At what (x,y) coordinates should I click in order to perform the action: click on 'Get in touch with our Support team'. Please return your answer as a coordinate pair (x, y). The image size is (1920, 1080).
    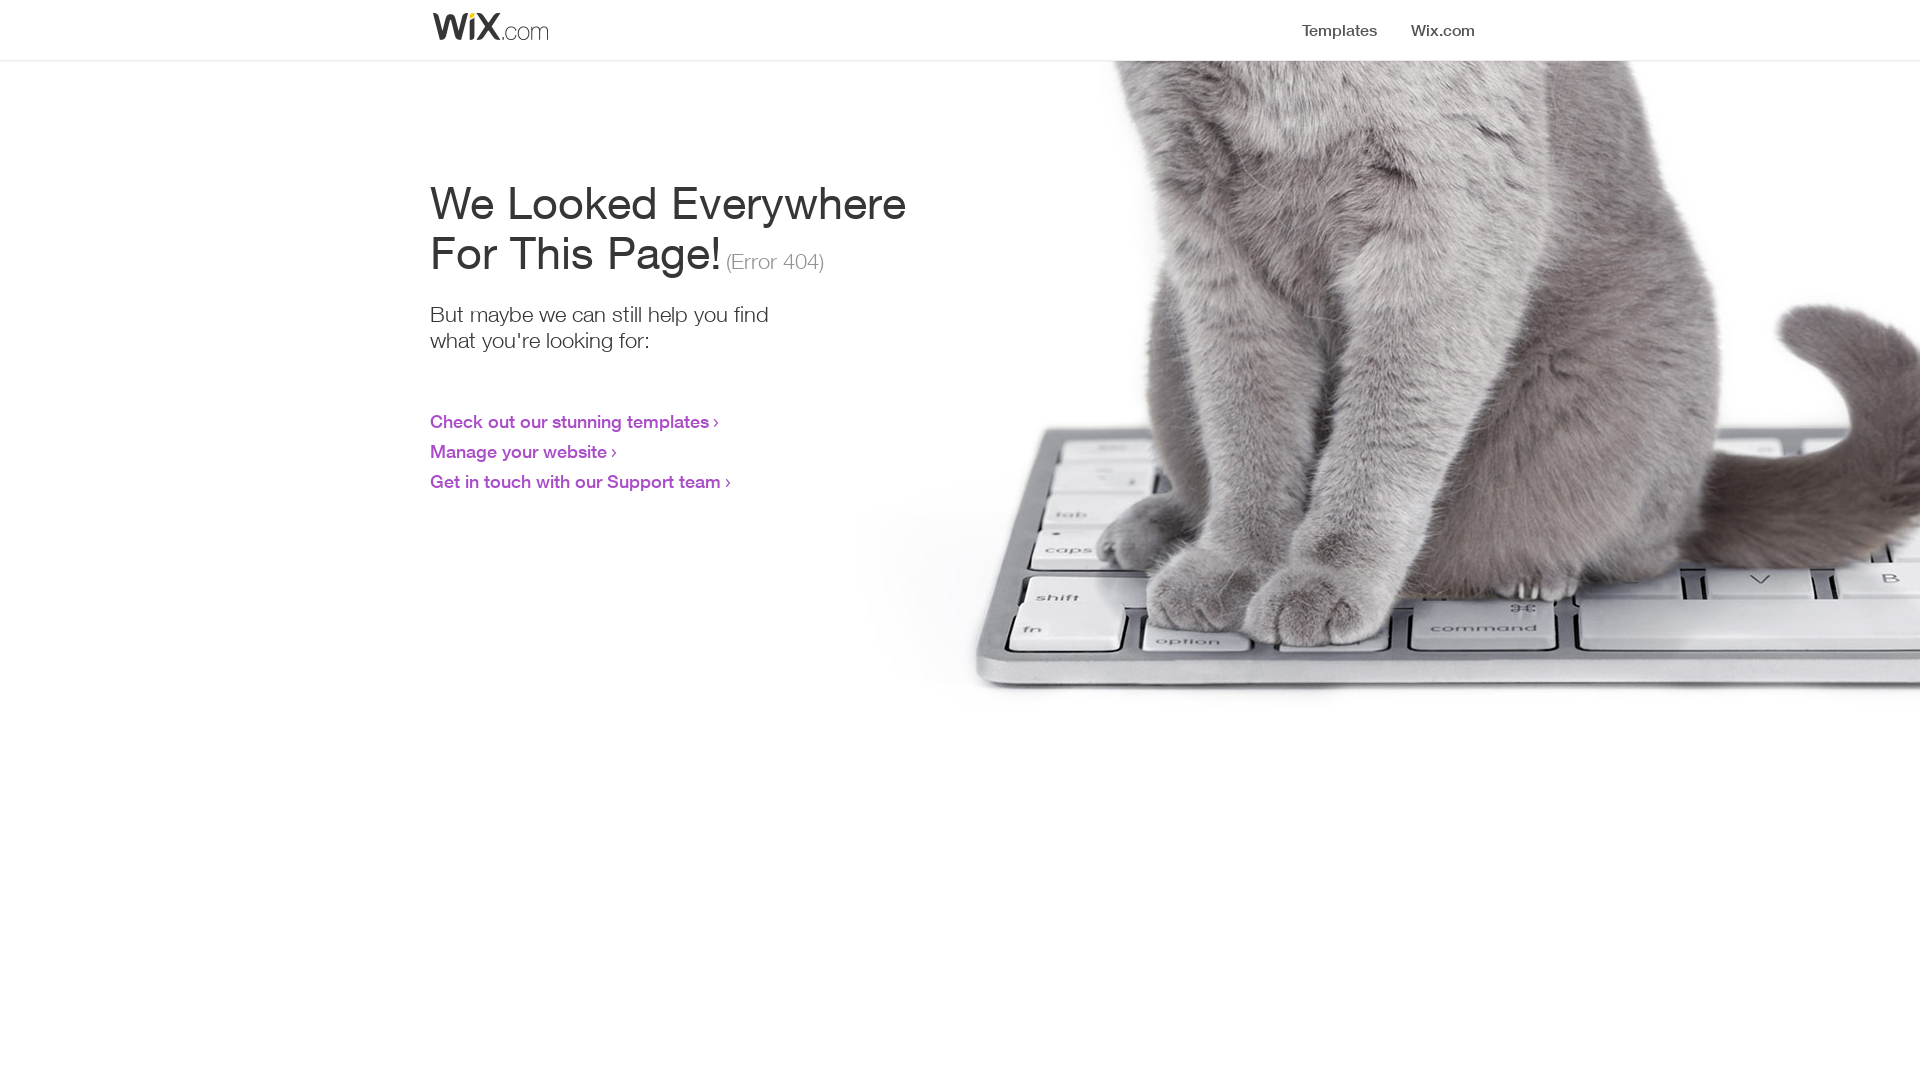
    Looking at the image, I should click on (574, 481).